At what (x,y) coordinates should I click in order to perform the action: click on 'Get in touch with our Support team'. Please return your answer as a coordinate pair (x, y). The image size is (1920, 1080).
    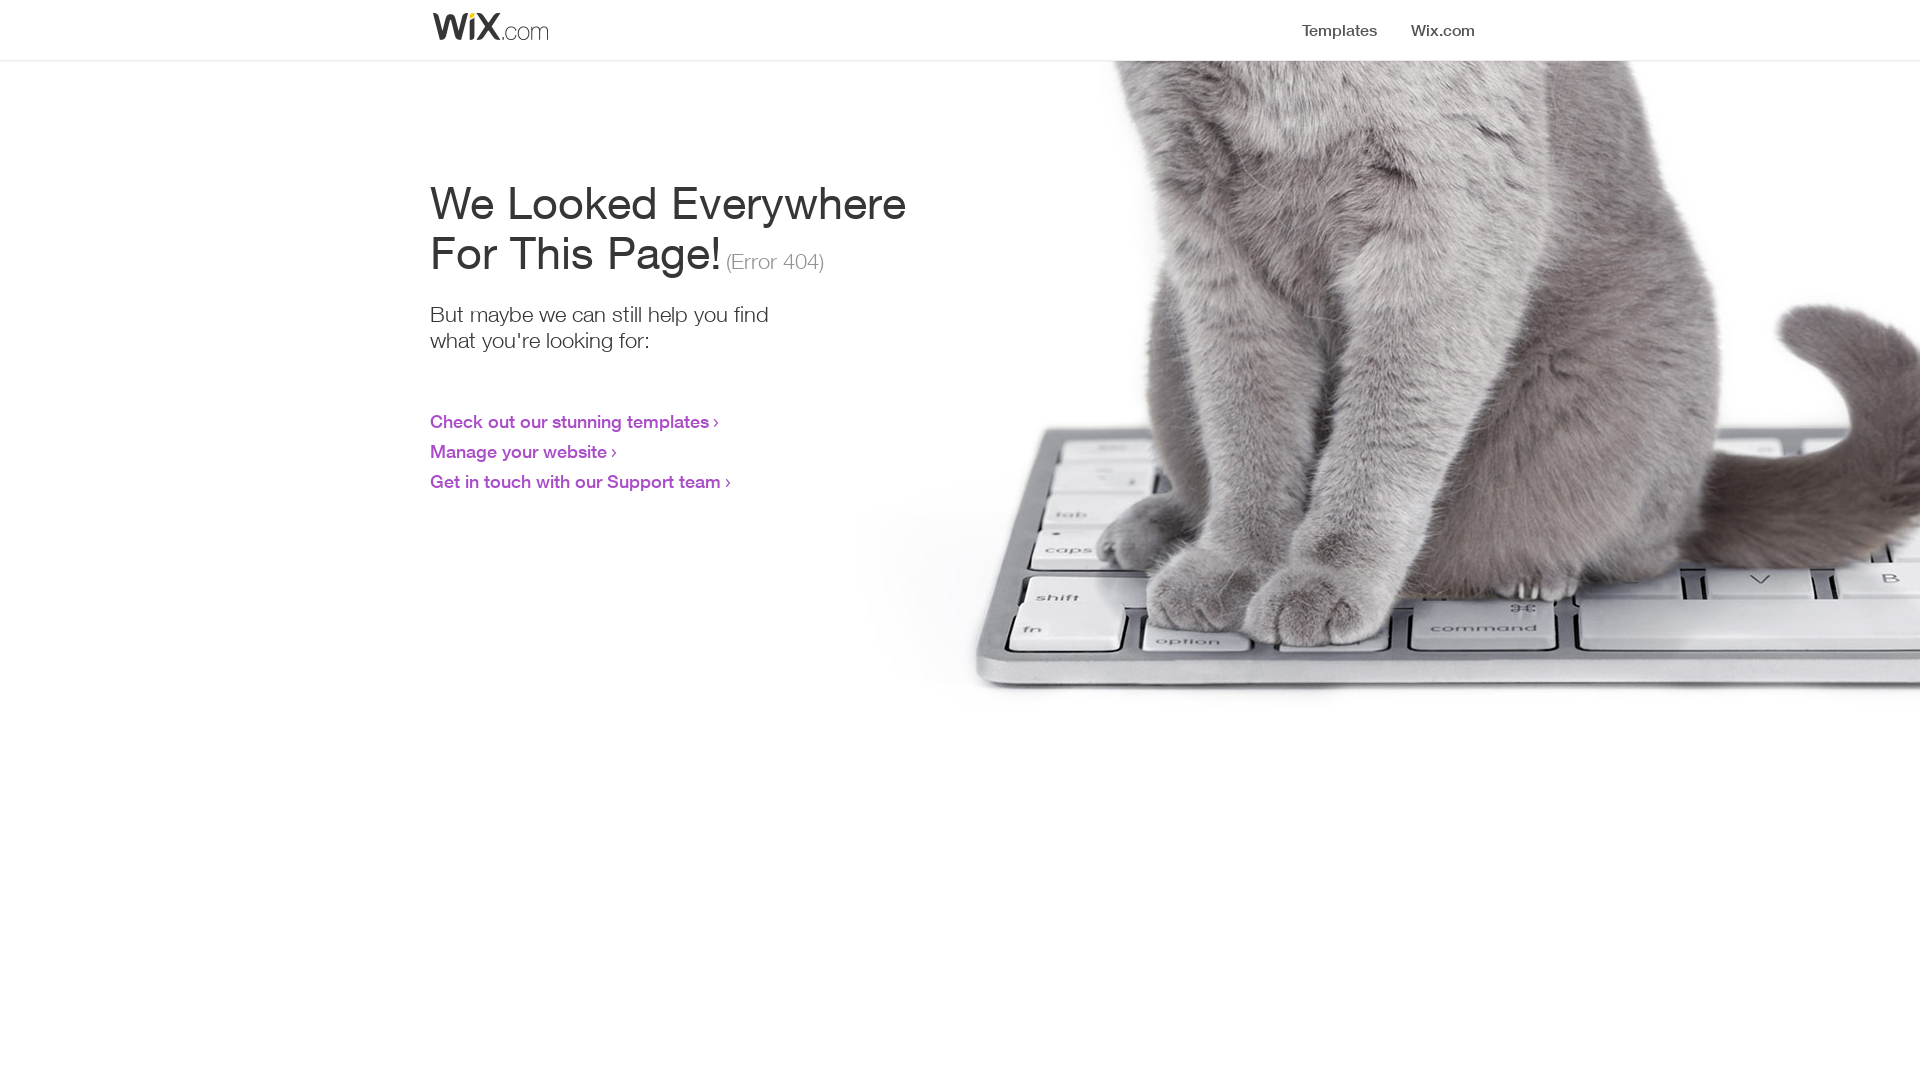
    Looking at the image, I should click on (574, 481).